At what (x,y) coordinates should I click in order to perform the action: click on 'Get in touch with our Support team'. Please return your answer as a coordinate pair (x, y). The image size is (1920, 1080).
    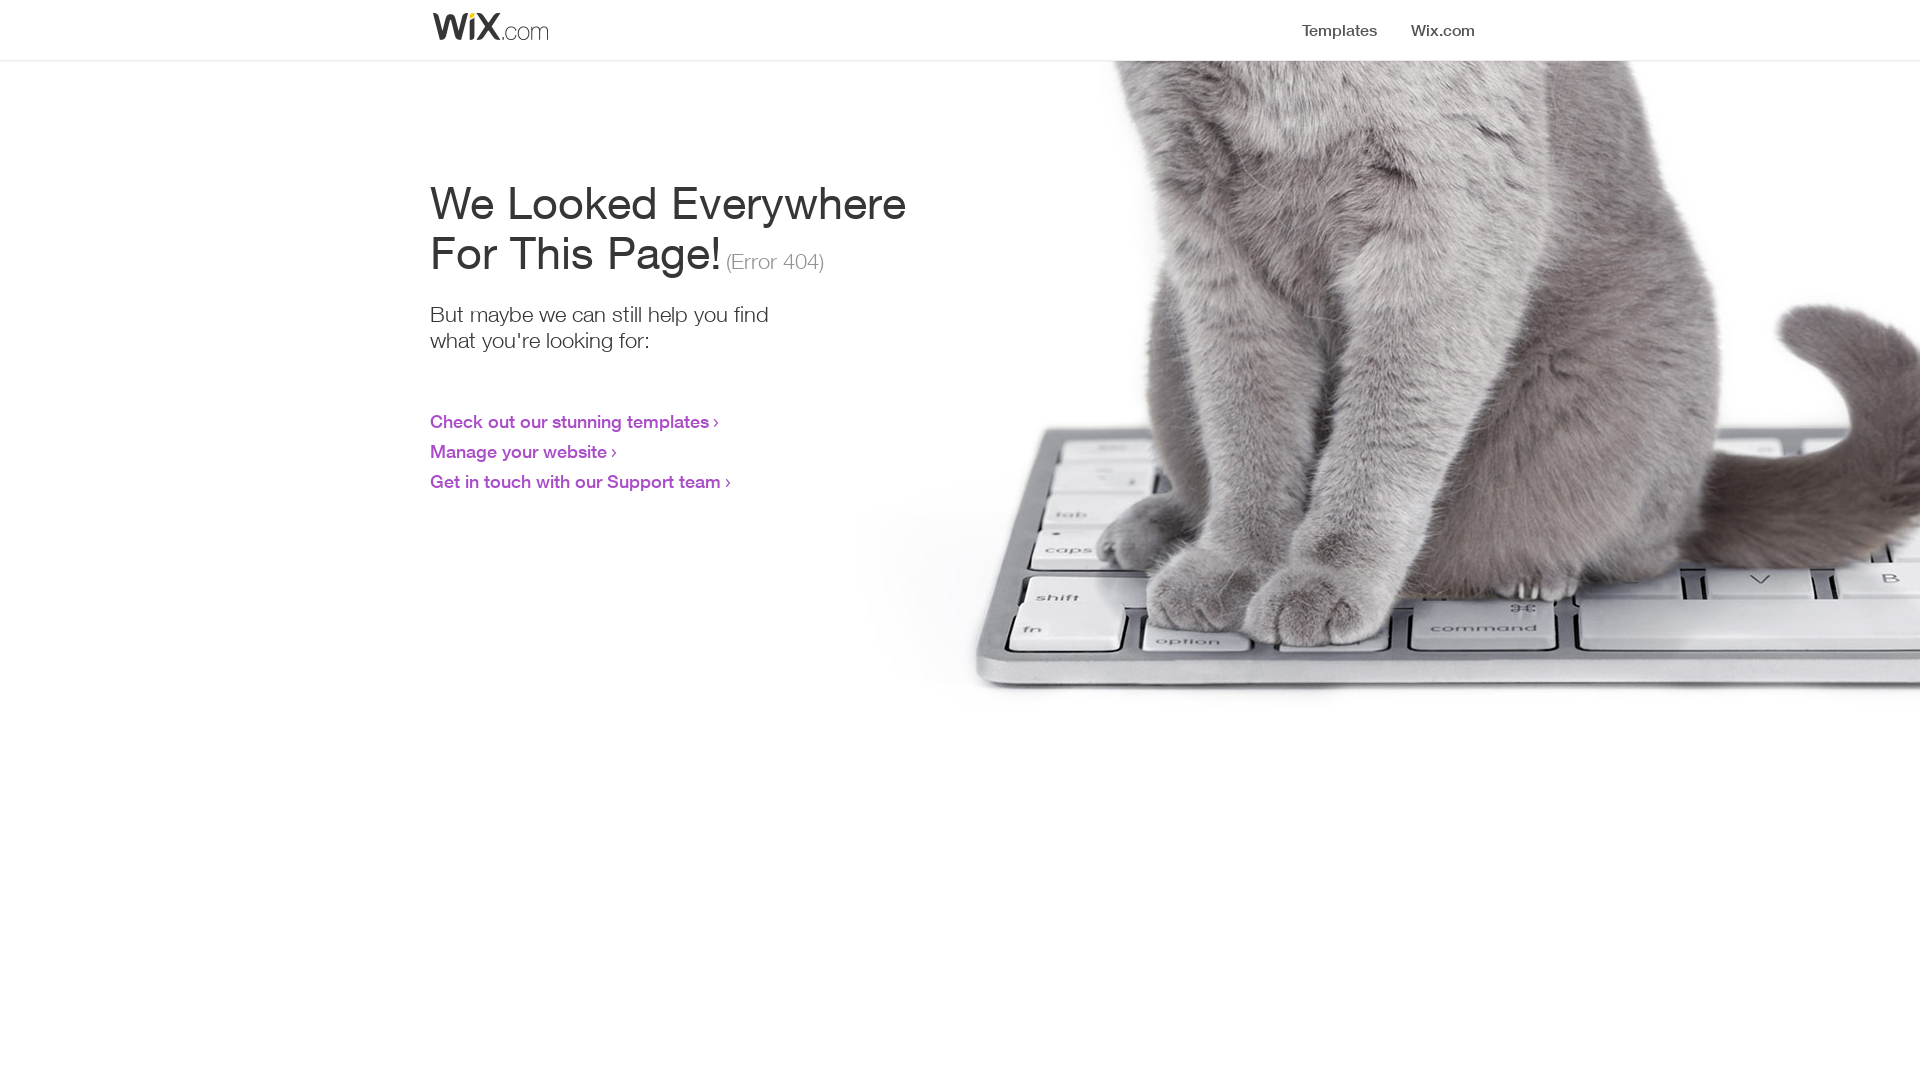
    Looking at the image, I should click on (574, 481).